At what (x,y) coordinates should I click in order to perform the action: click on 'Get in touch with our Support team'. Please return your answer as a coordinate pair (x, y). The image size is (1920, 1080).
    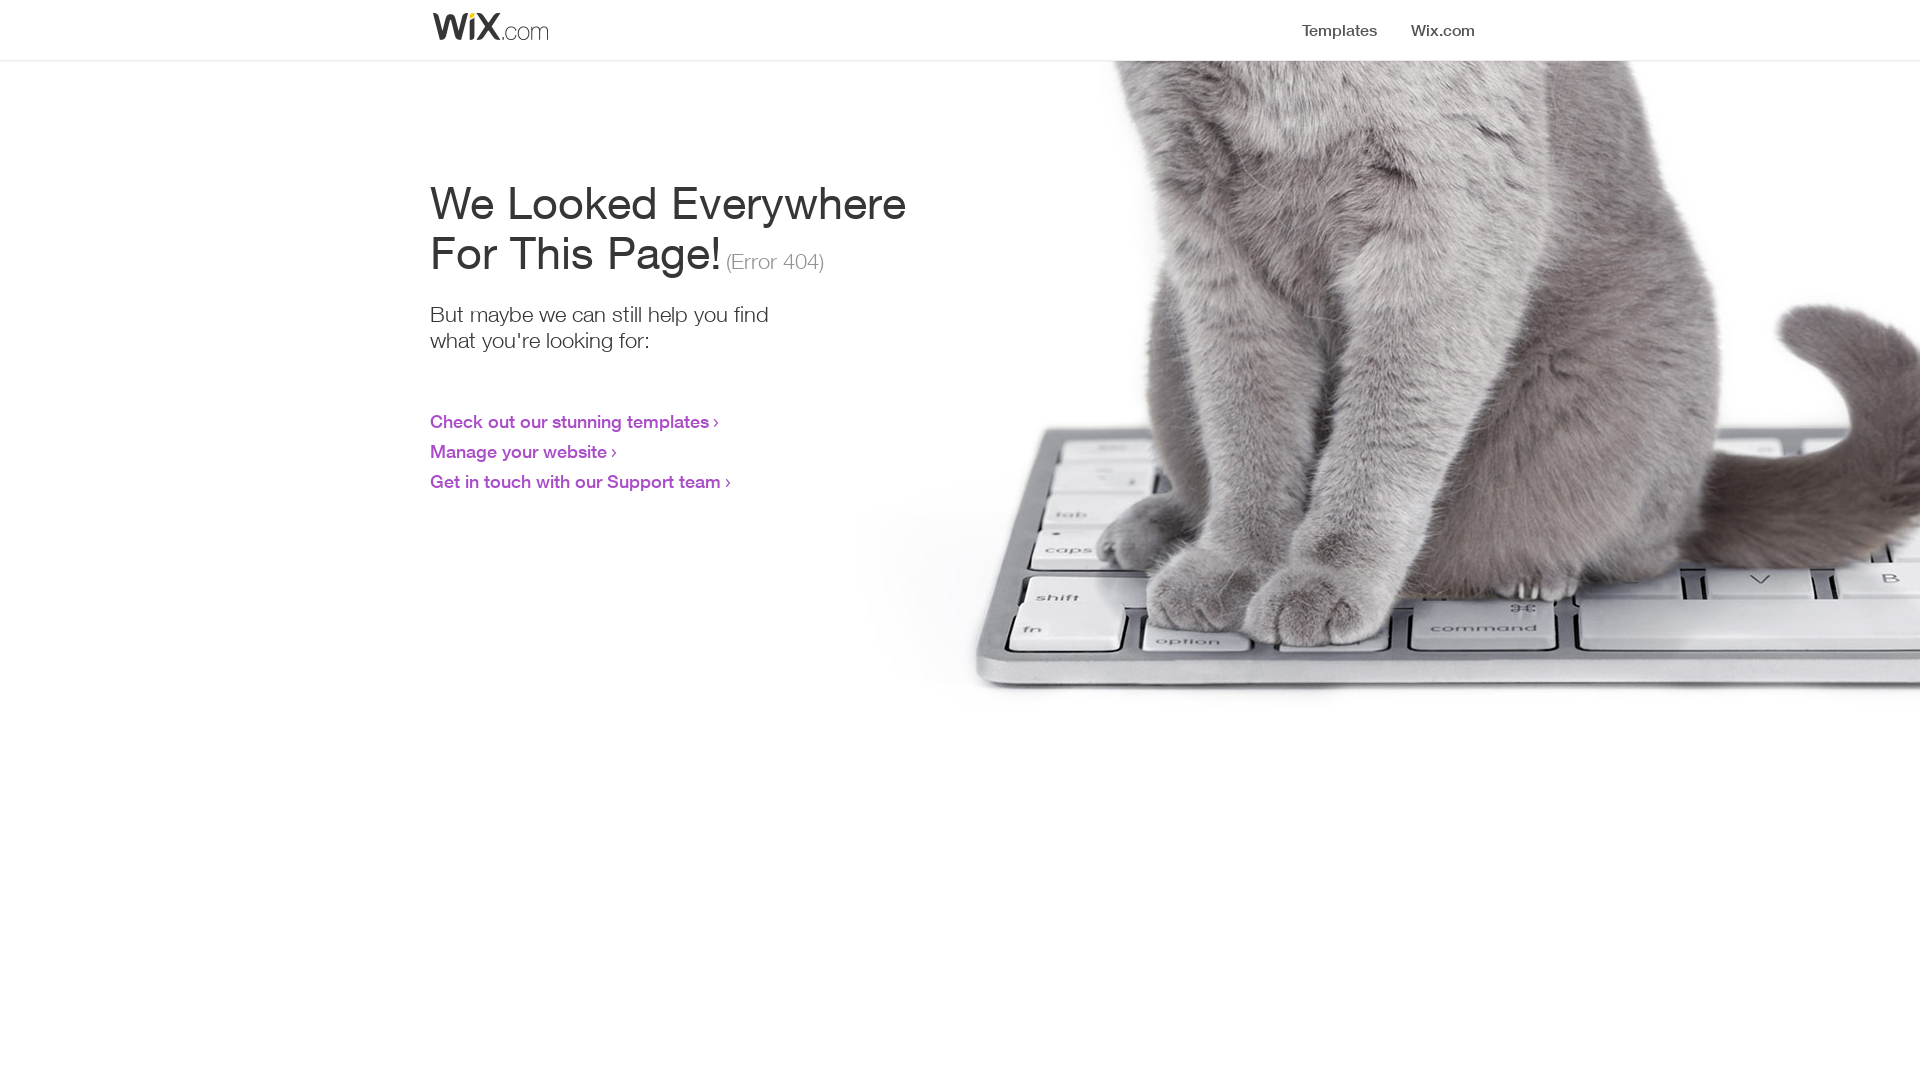
    Looking at the image, I should click on (574, 481).